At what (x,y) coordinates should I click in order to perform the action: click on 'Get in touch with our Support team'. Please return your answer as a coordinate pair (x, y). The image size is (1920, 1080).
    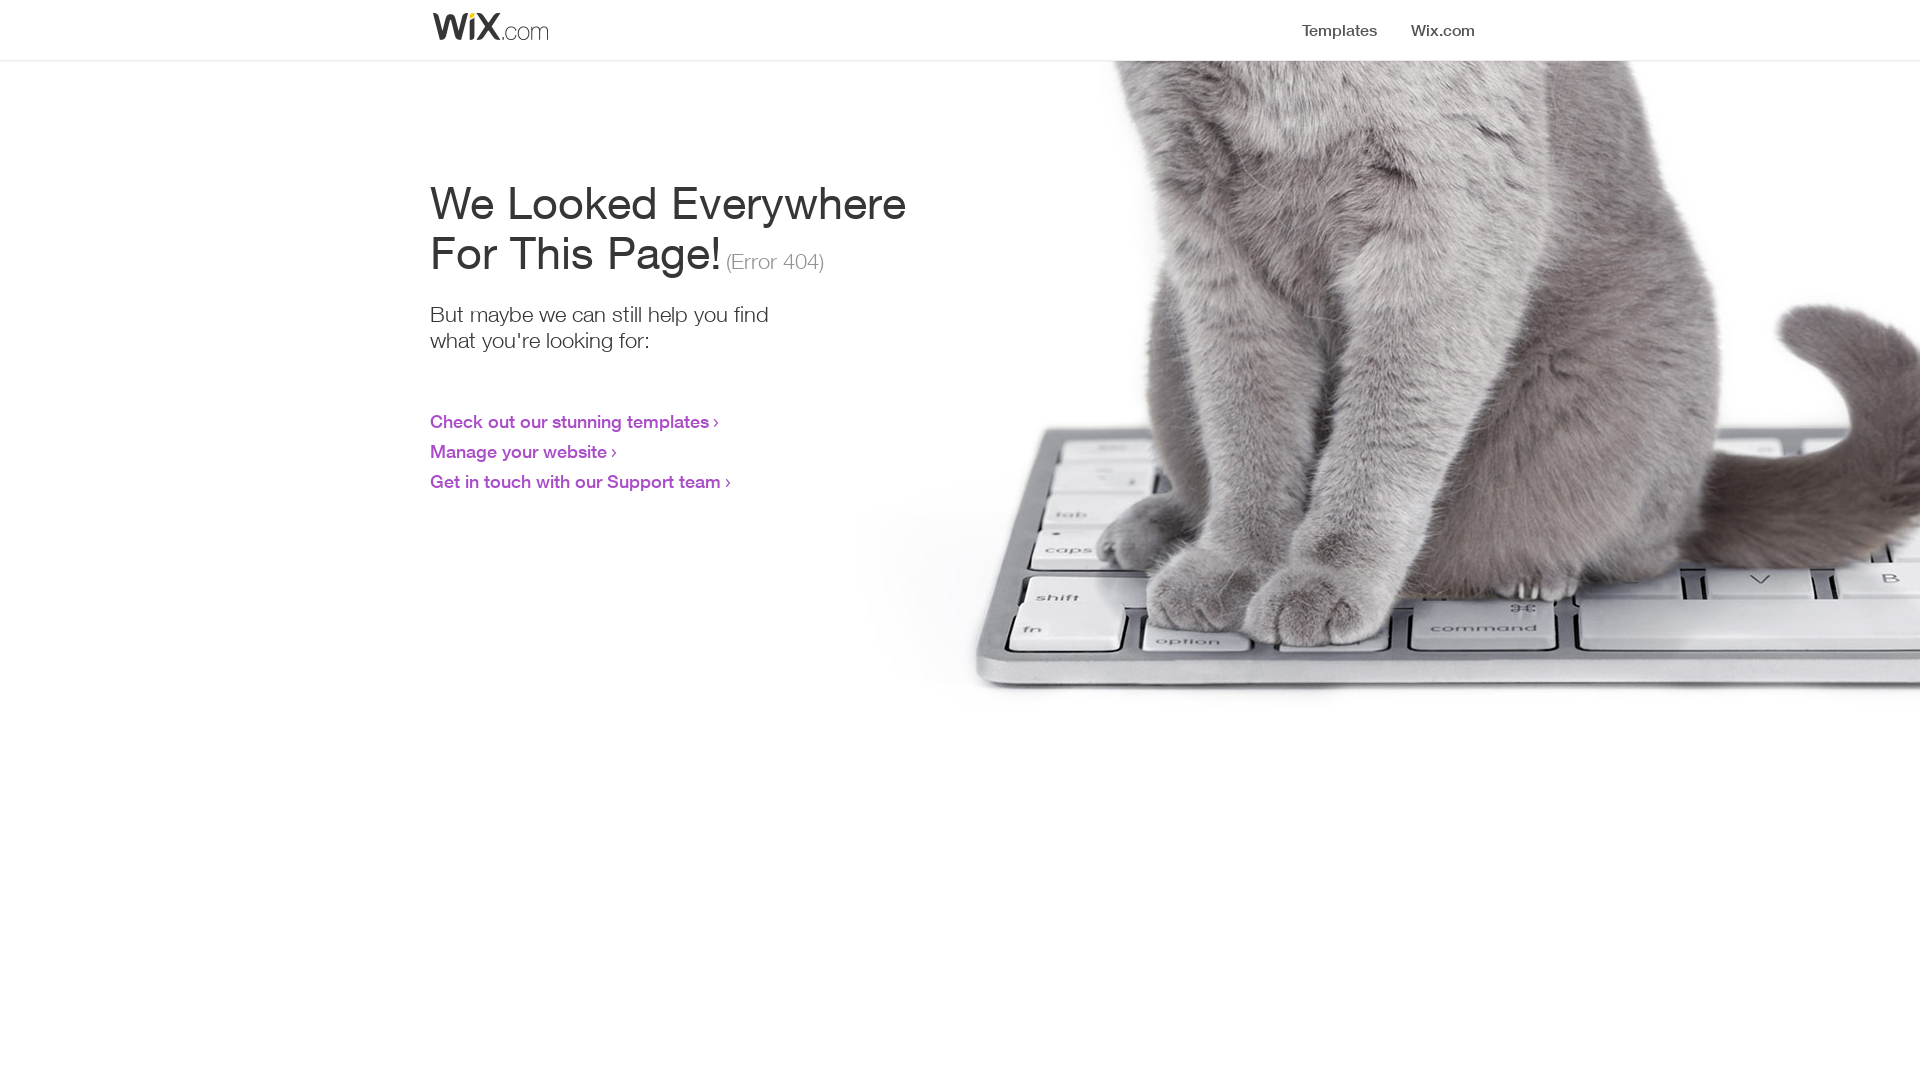
    Looking at the image, I should click on (574, 481).